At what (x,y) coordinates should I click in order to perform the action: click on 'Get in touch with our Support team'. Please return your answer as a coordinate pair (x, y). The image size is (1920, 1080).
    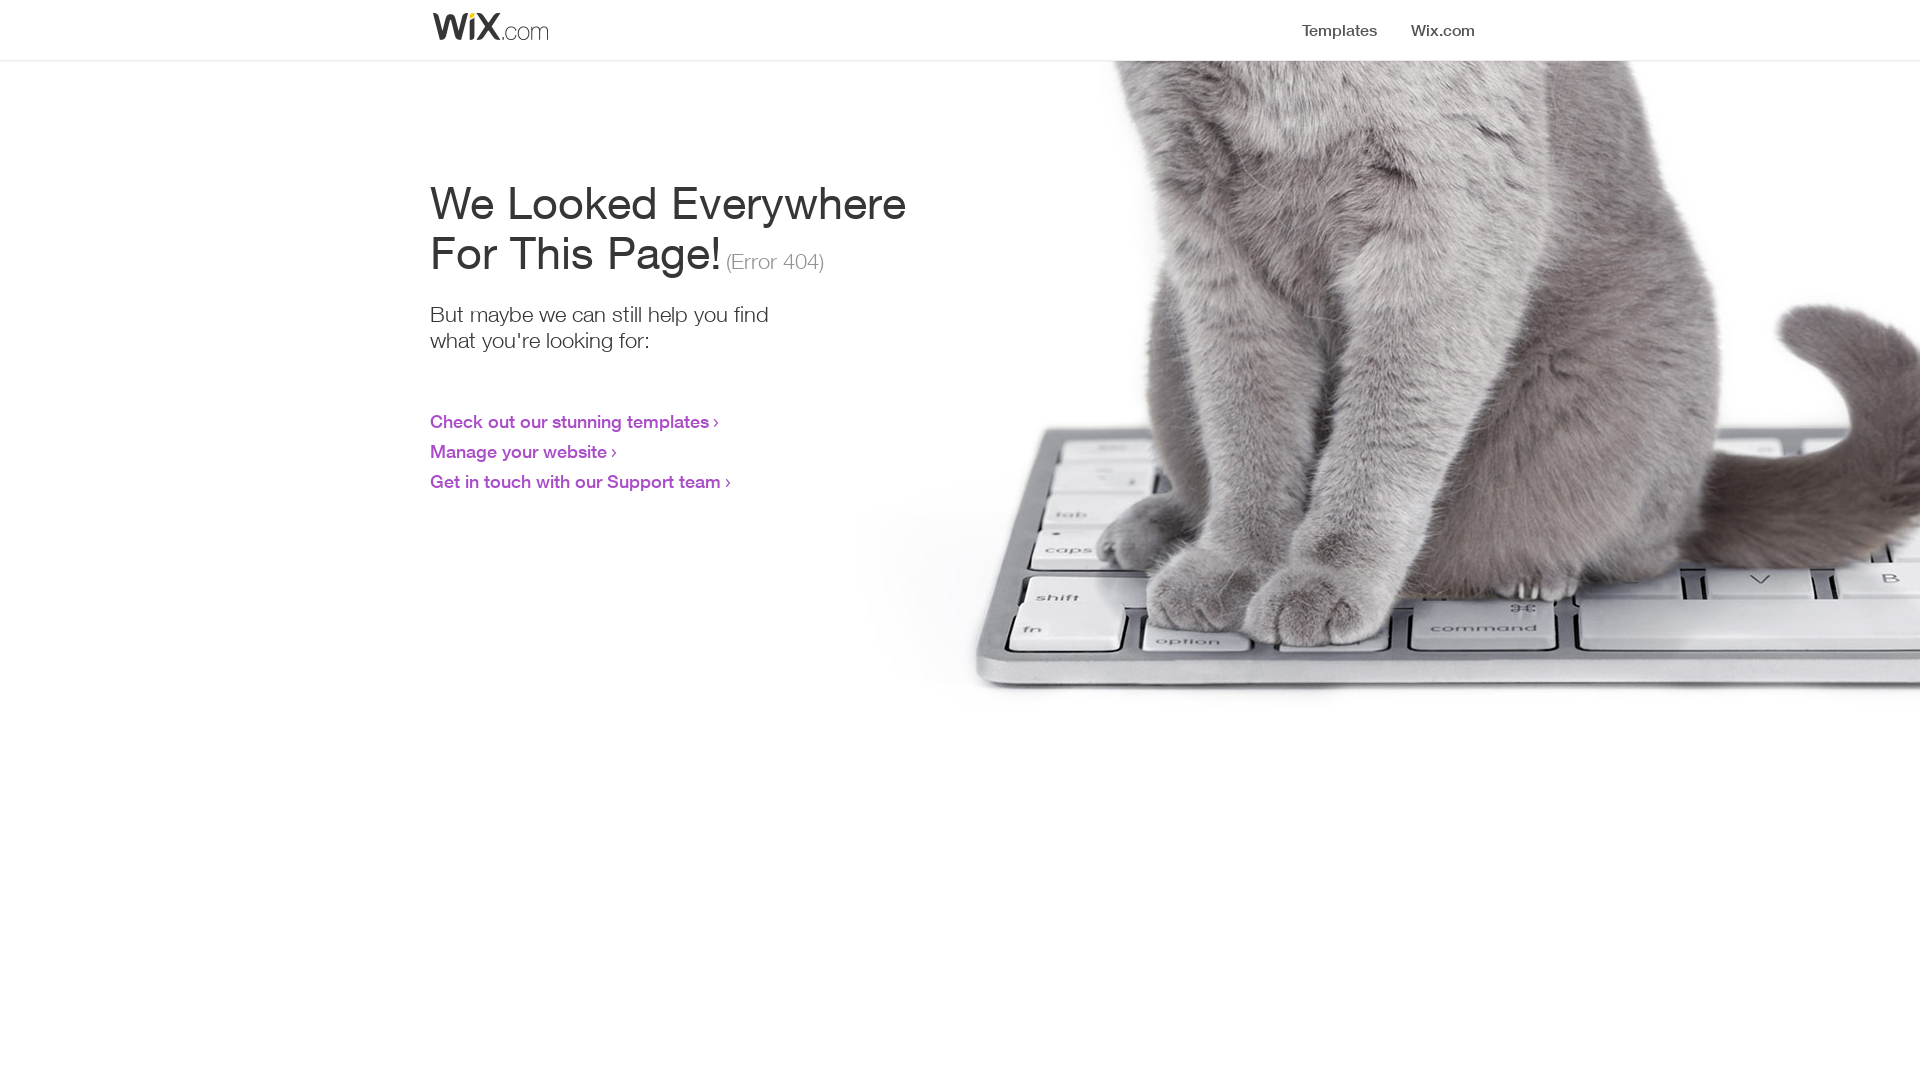
    Looking at the image, I should click on (574, 481).